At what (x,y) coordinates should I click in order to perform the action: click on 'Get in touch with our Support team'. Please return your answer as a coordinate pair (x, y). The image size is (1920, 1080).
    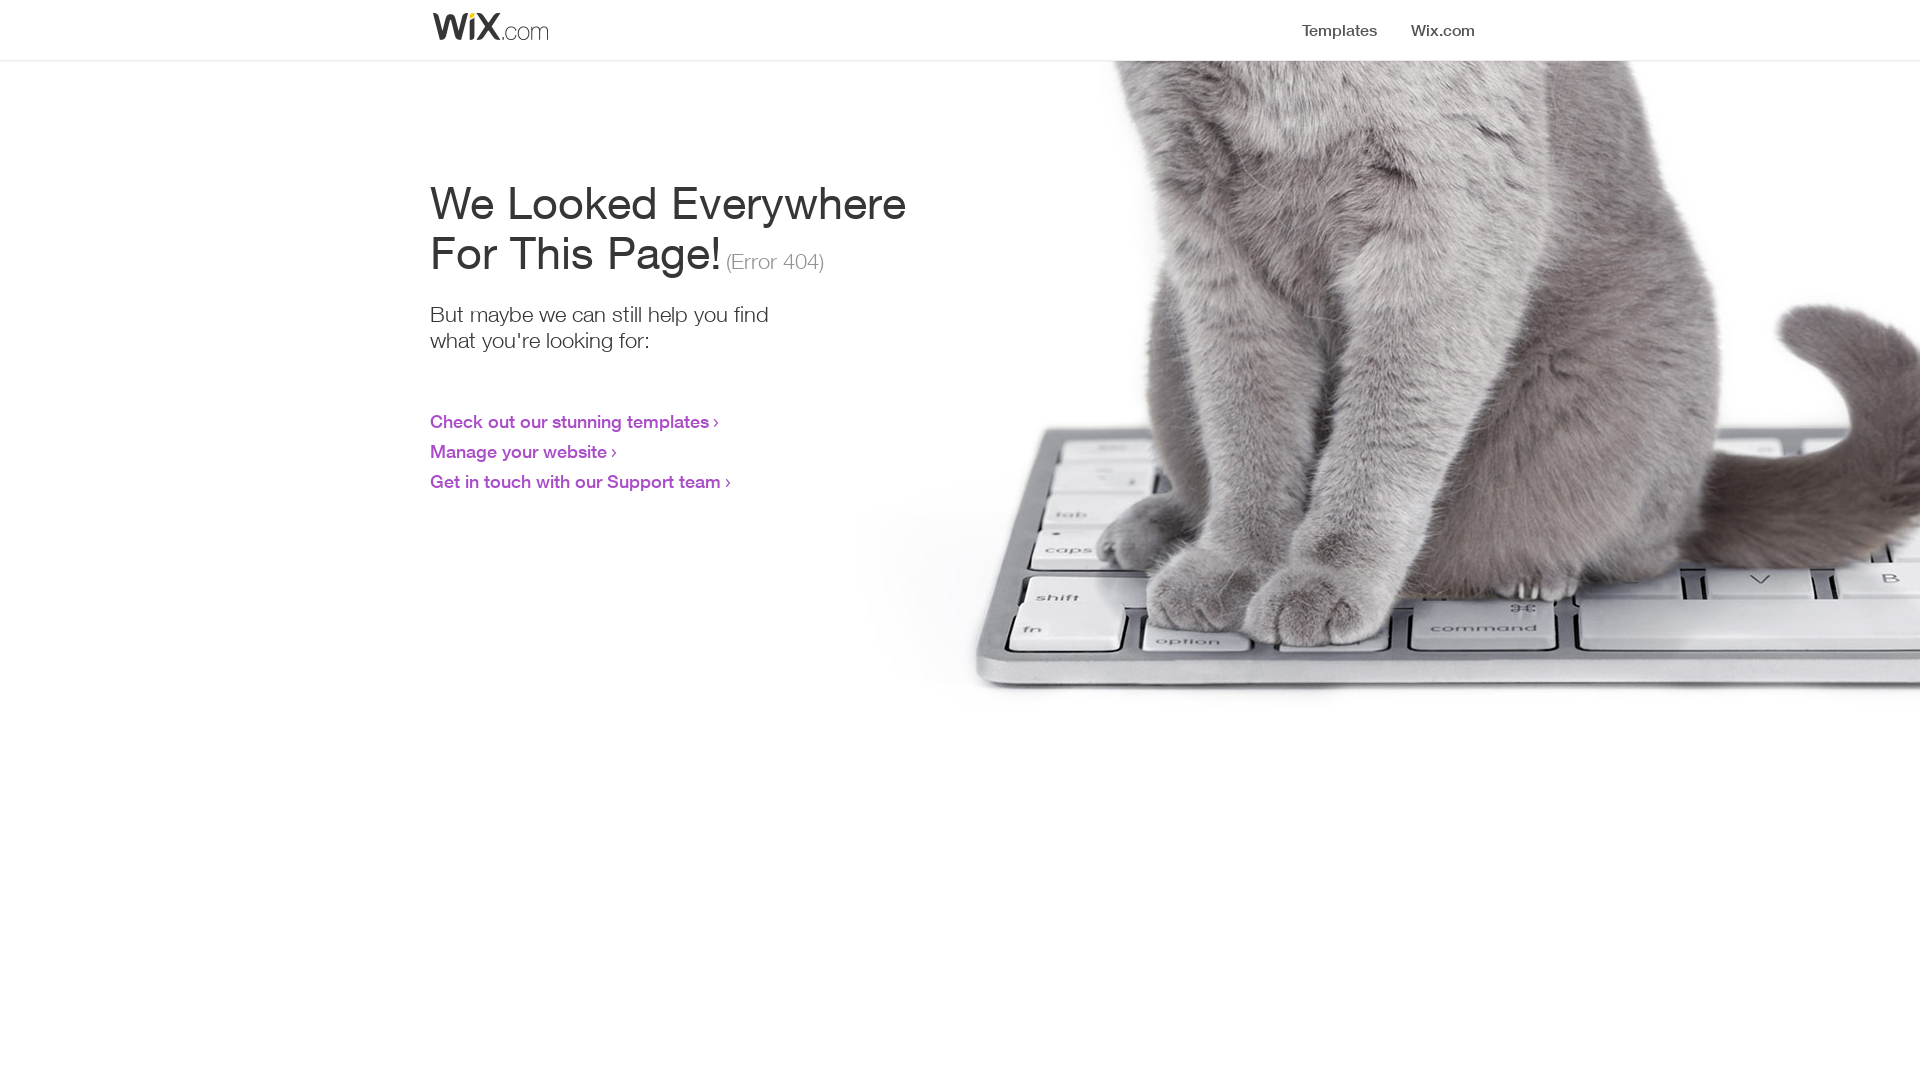
    Looking at the image, I should click on (574, 481).